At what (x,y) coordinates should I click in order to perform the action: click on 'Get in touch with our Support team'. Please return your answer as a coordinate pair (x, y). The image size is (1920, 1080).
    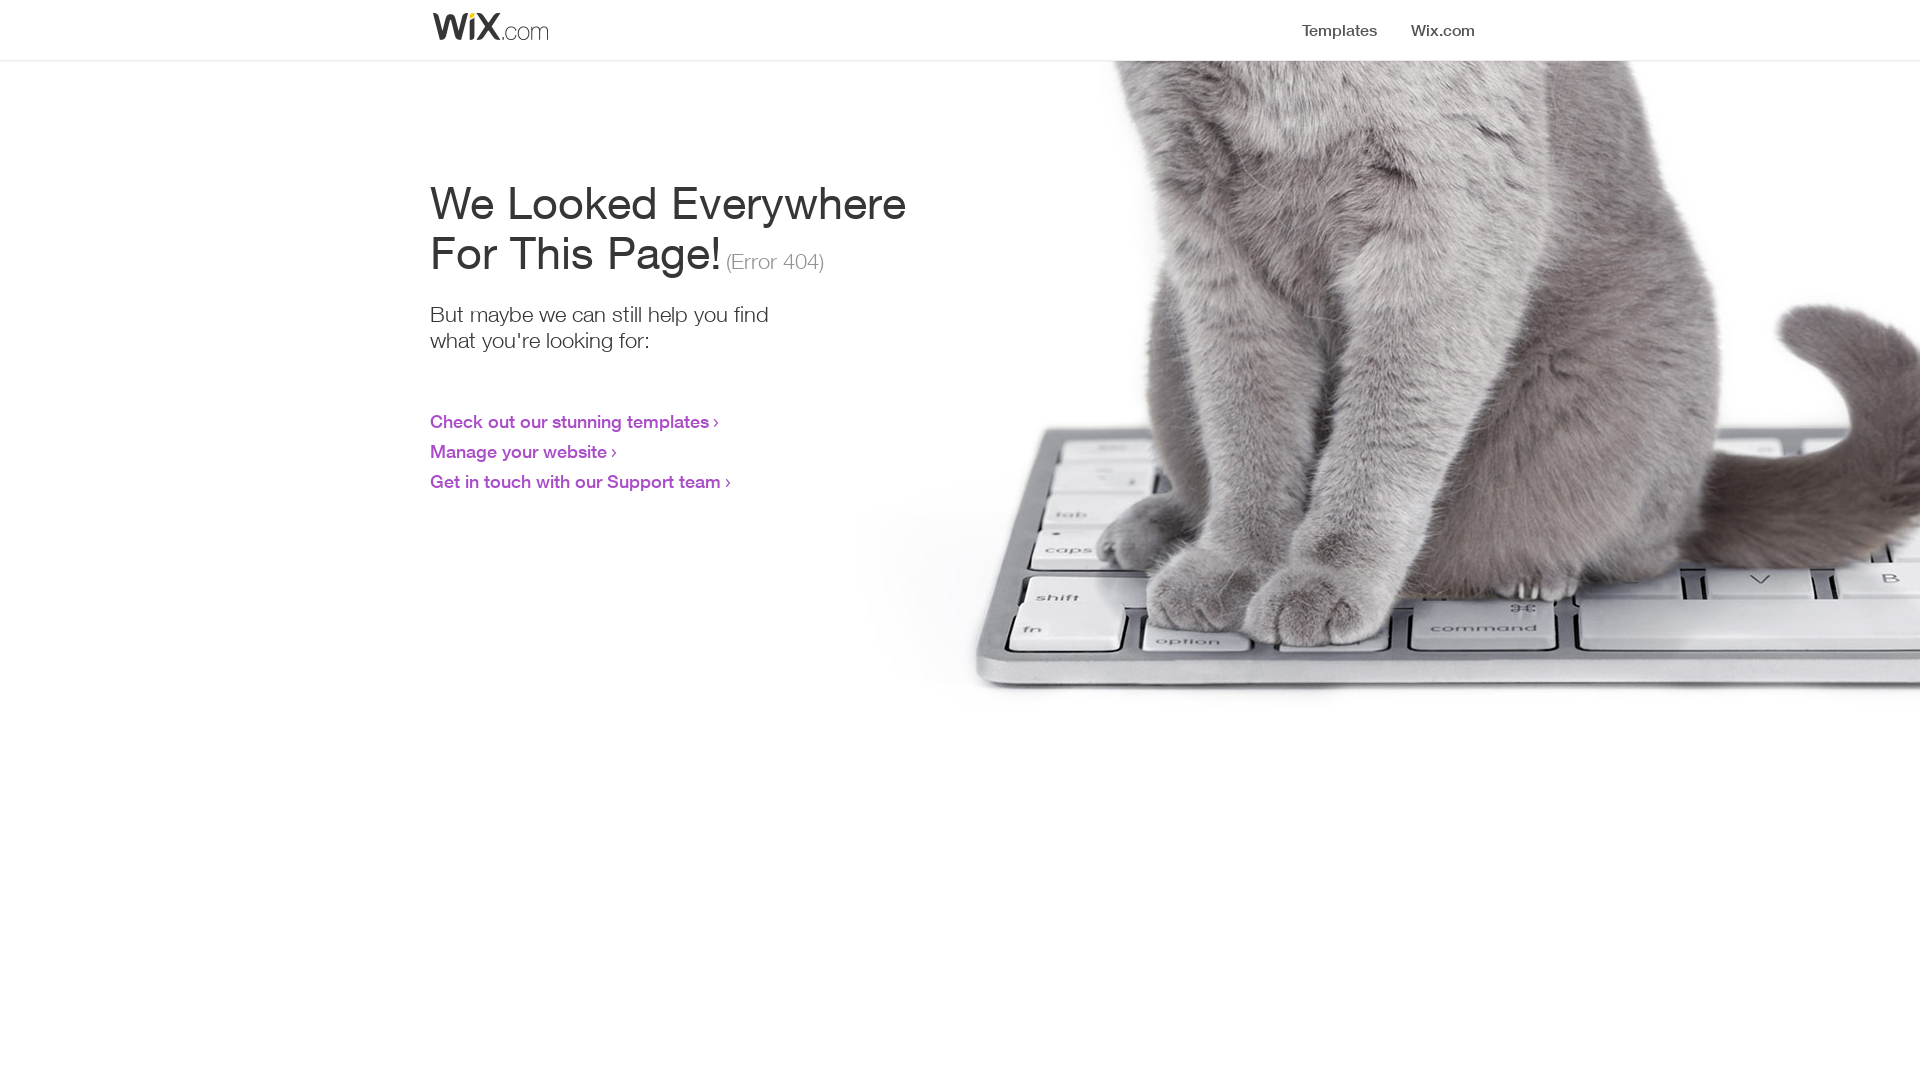
    Looking at the image, I should click on (574, 481).